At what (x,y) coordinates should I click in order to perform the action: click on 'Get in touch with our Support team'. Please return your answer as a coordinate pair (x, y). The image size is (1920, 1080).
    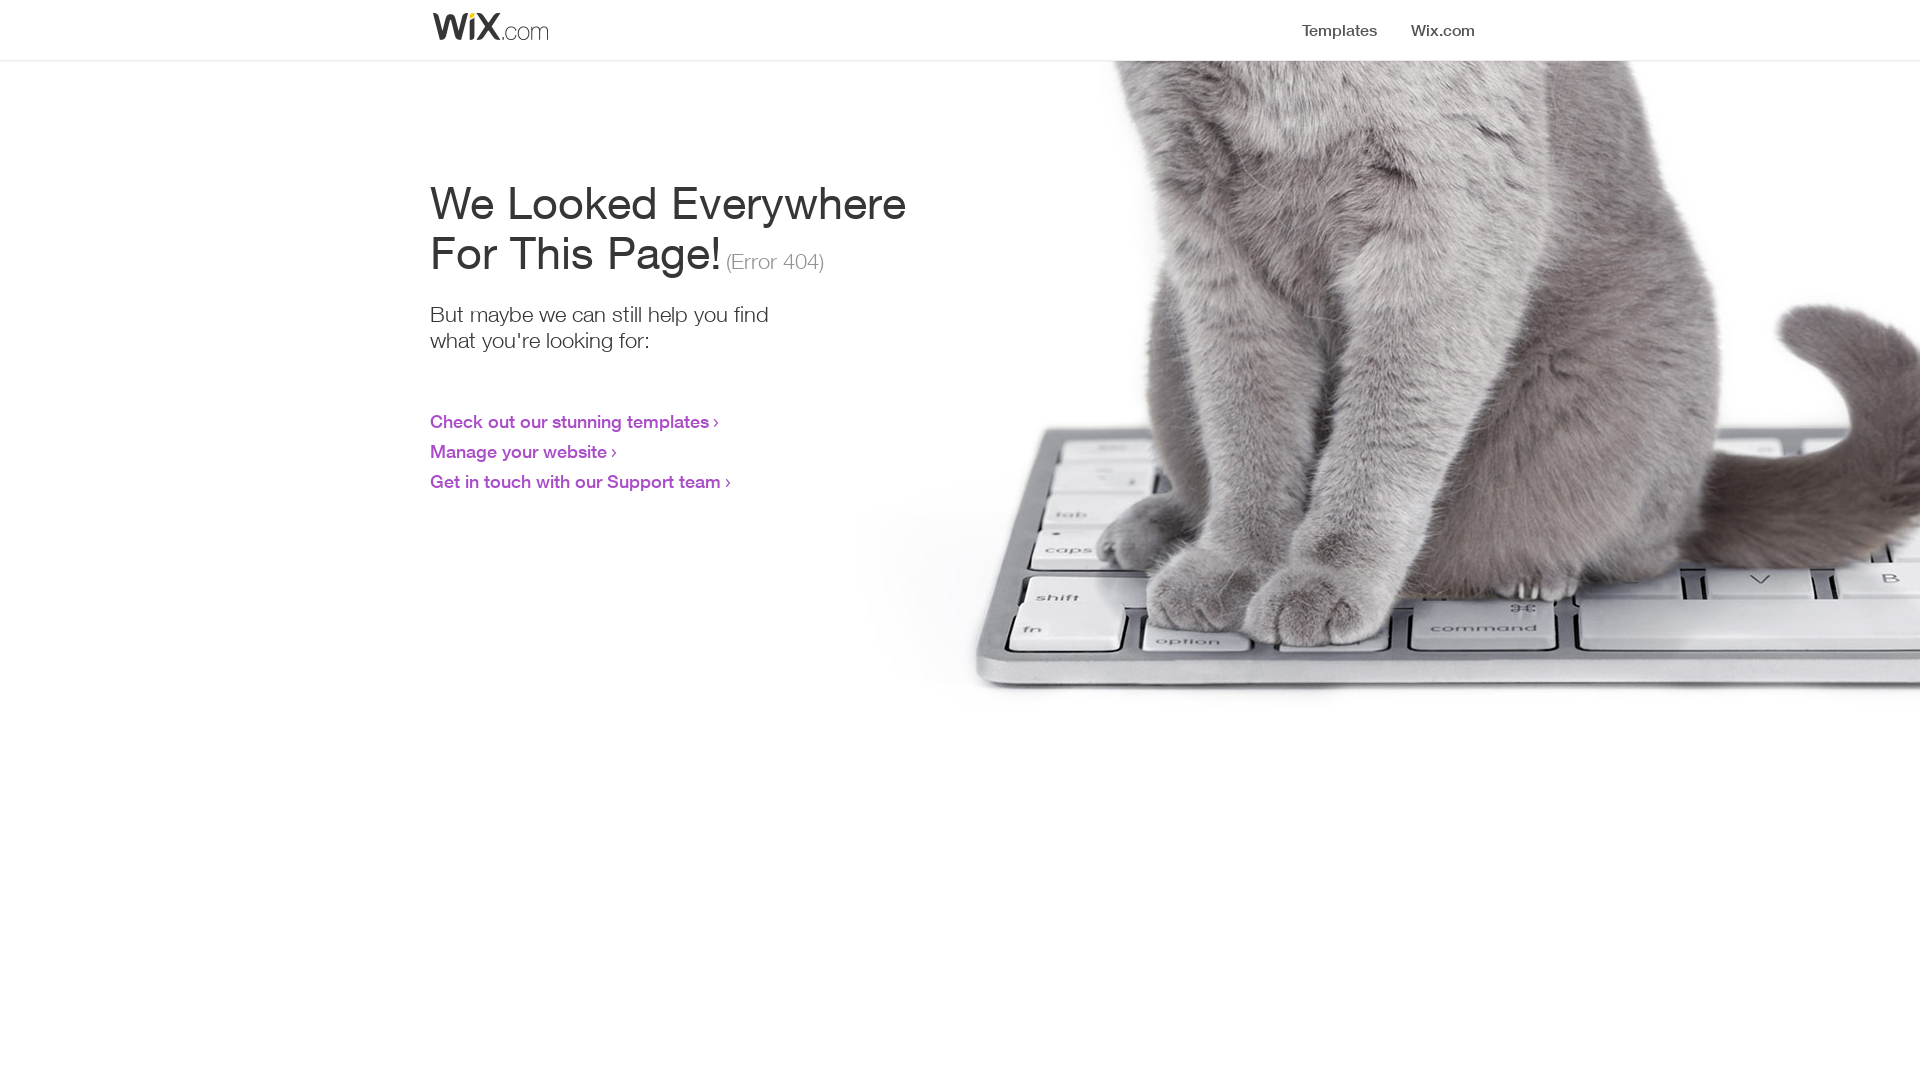
    Looking at the image, I should click on (574, 481).